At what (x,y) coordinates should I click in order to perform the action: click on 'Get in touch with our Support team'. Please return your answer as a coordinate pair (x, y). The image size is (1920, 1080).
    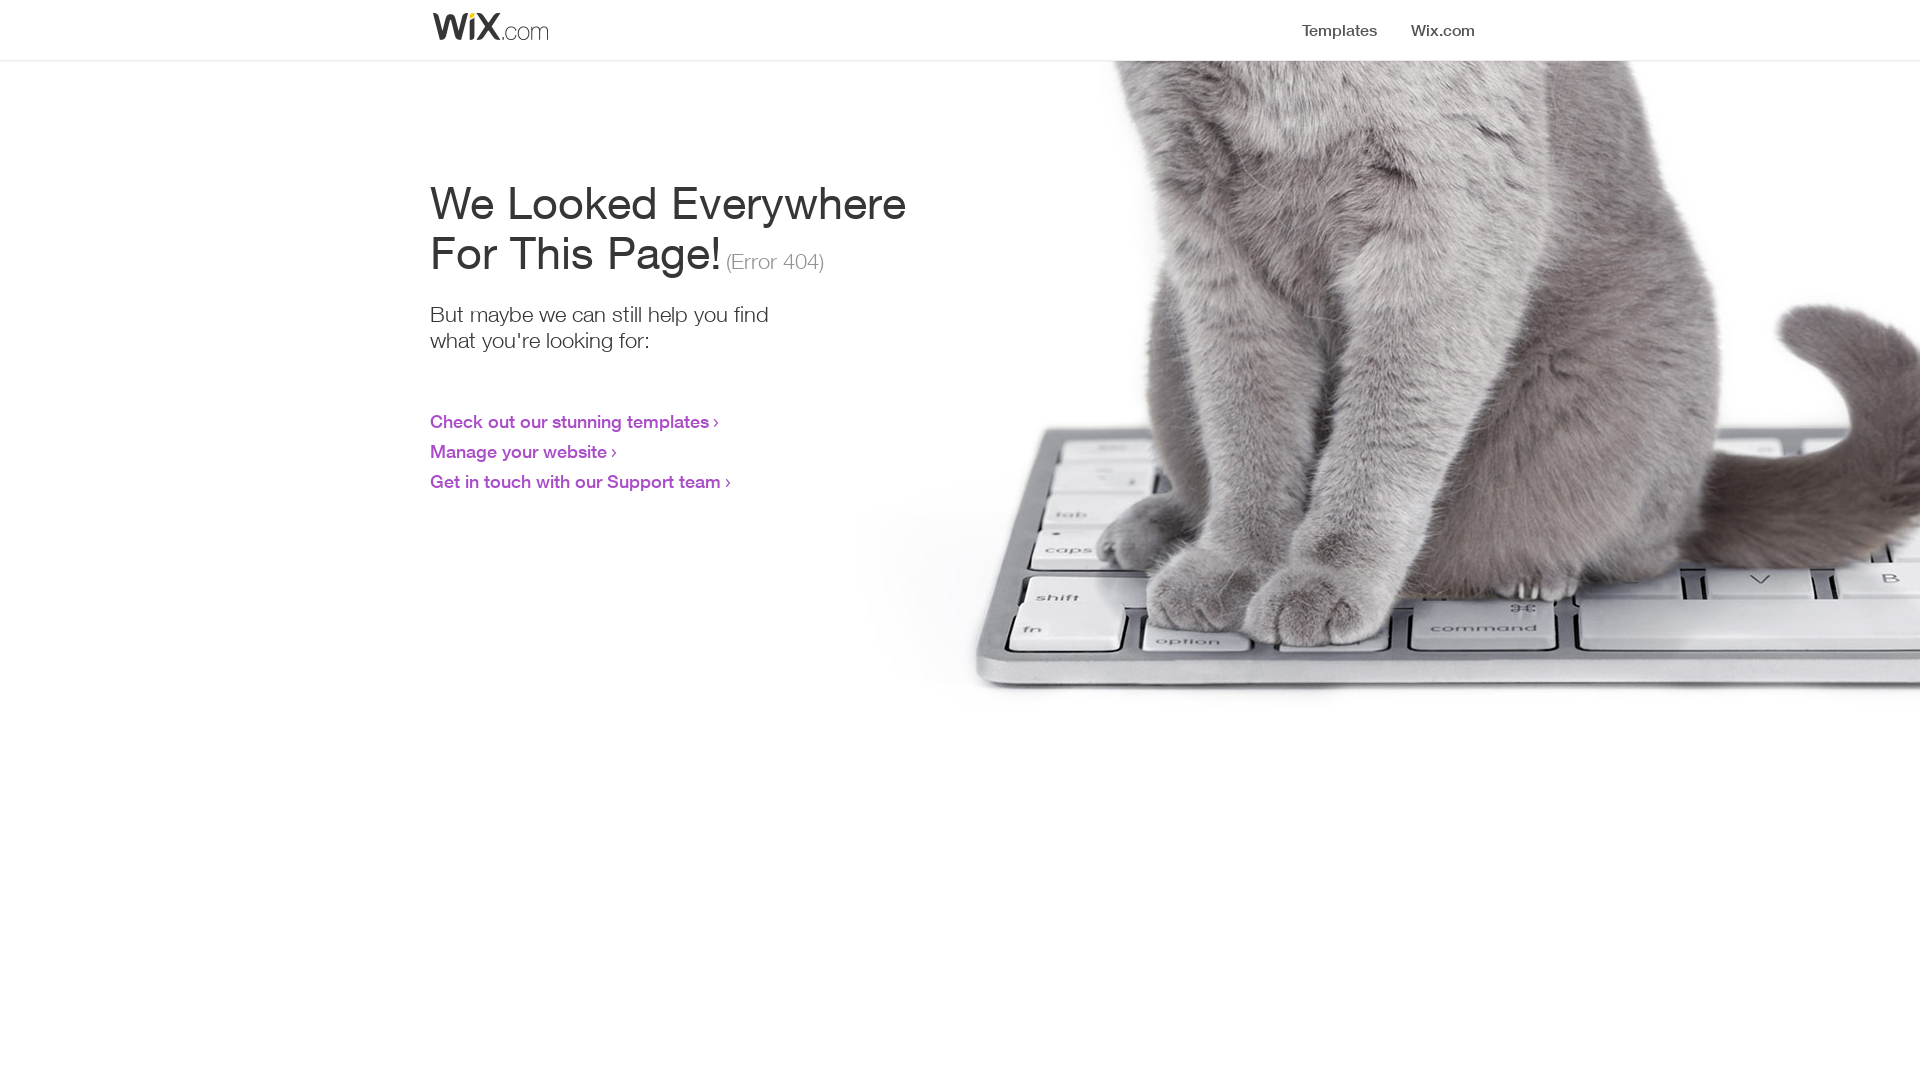
    Looking at the image, I should click on (574, 481).